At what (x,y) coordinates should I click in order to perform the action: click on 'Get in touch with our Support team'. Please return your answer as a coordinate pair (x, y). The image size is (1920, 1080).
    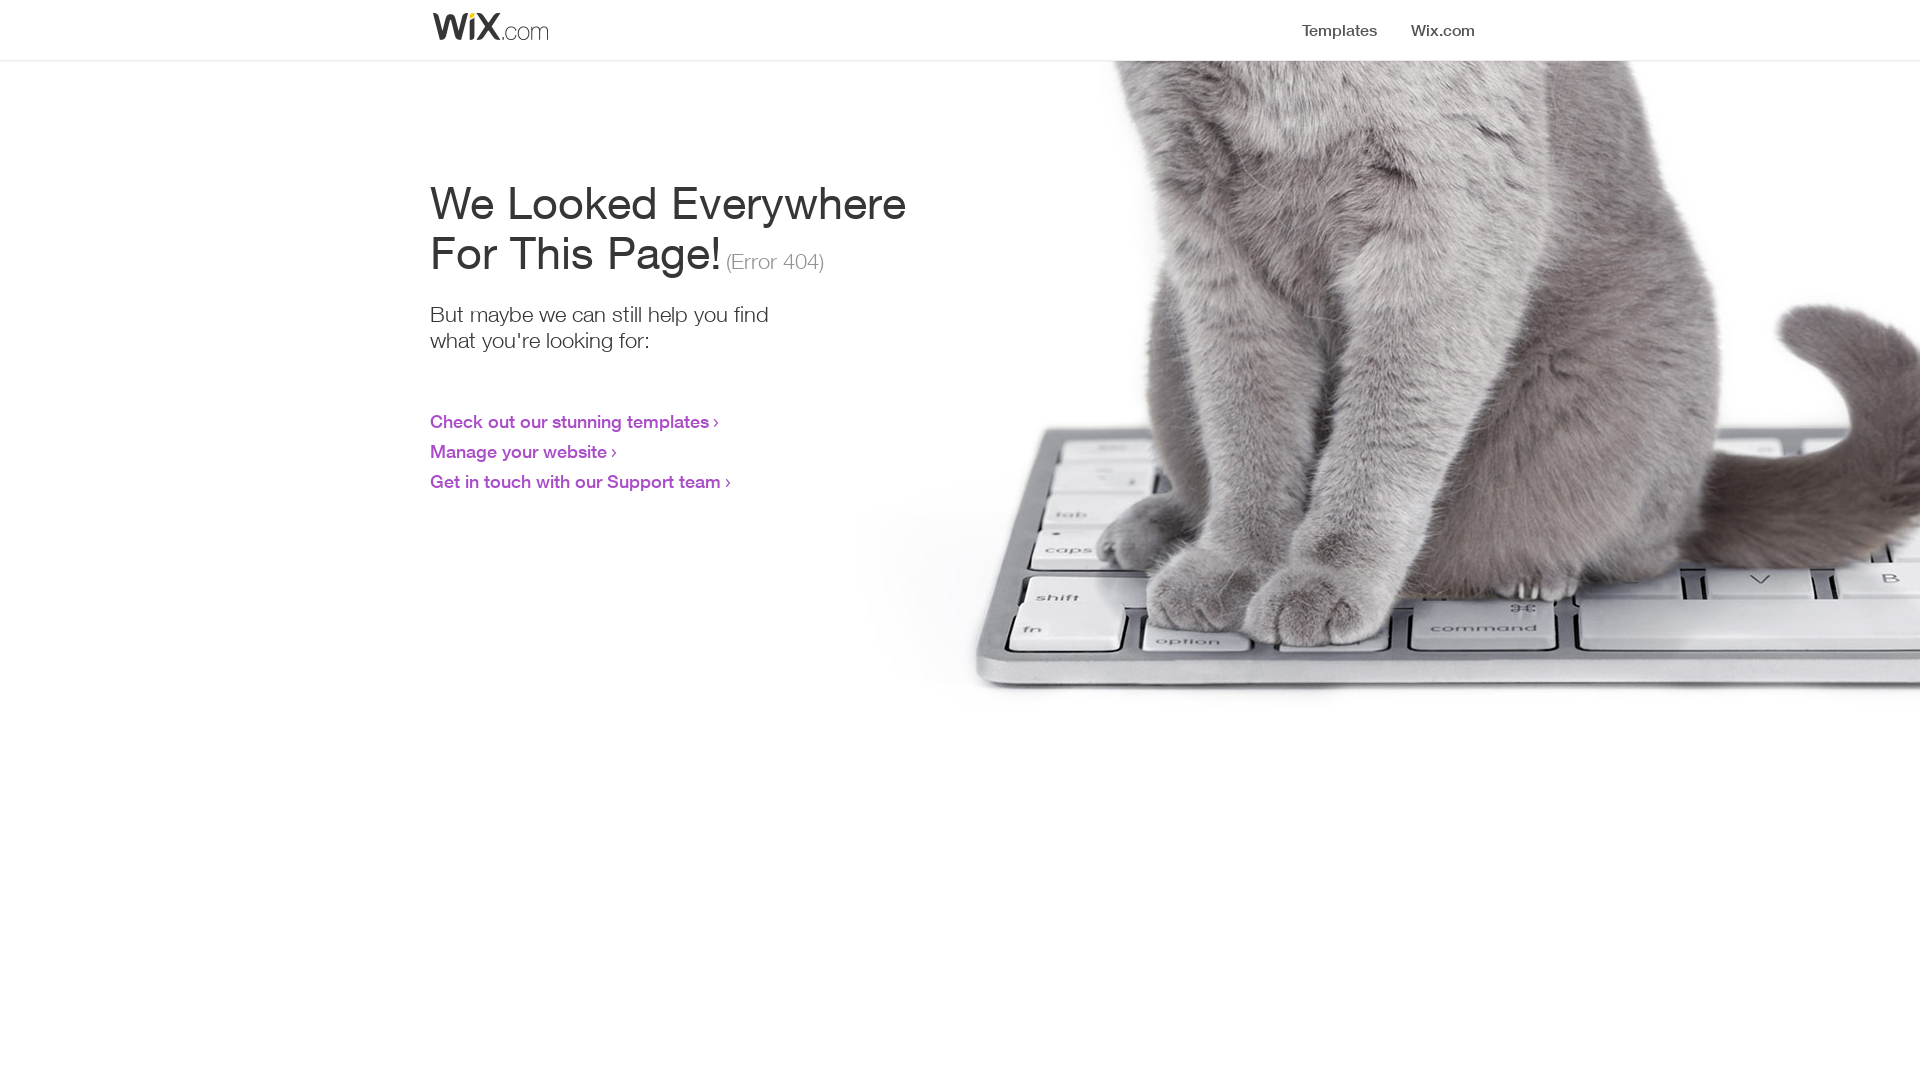
    Looking at the image, I should click on (574, 481).